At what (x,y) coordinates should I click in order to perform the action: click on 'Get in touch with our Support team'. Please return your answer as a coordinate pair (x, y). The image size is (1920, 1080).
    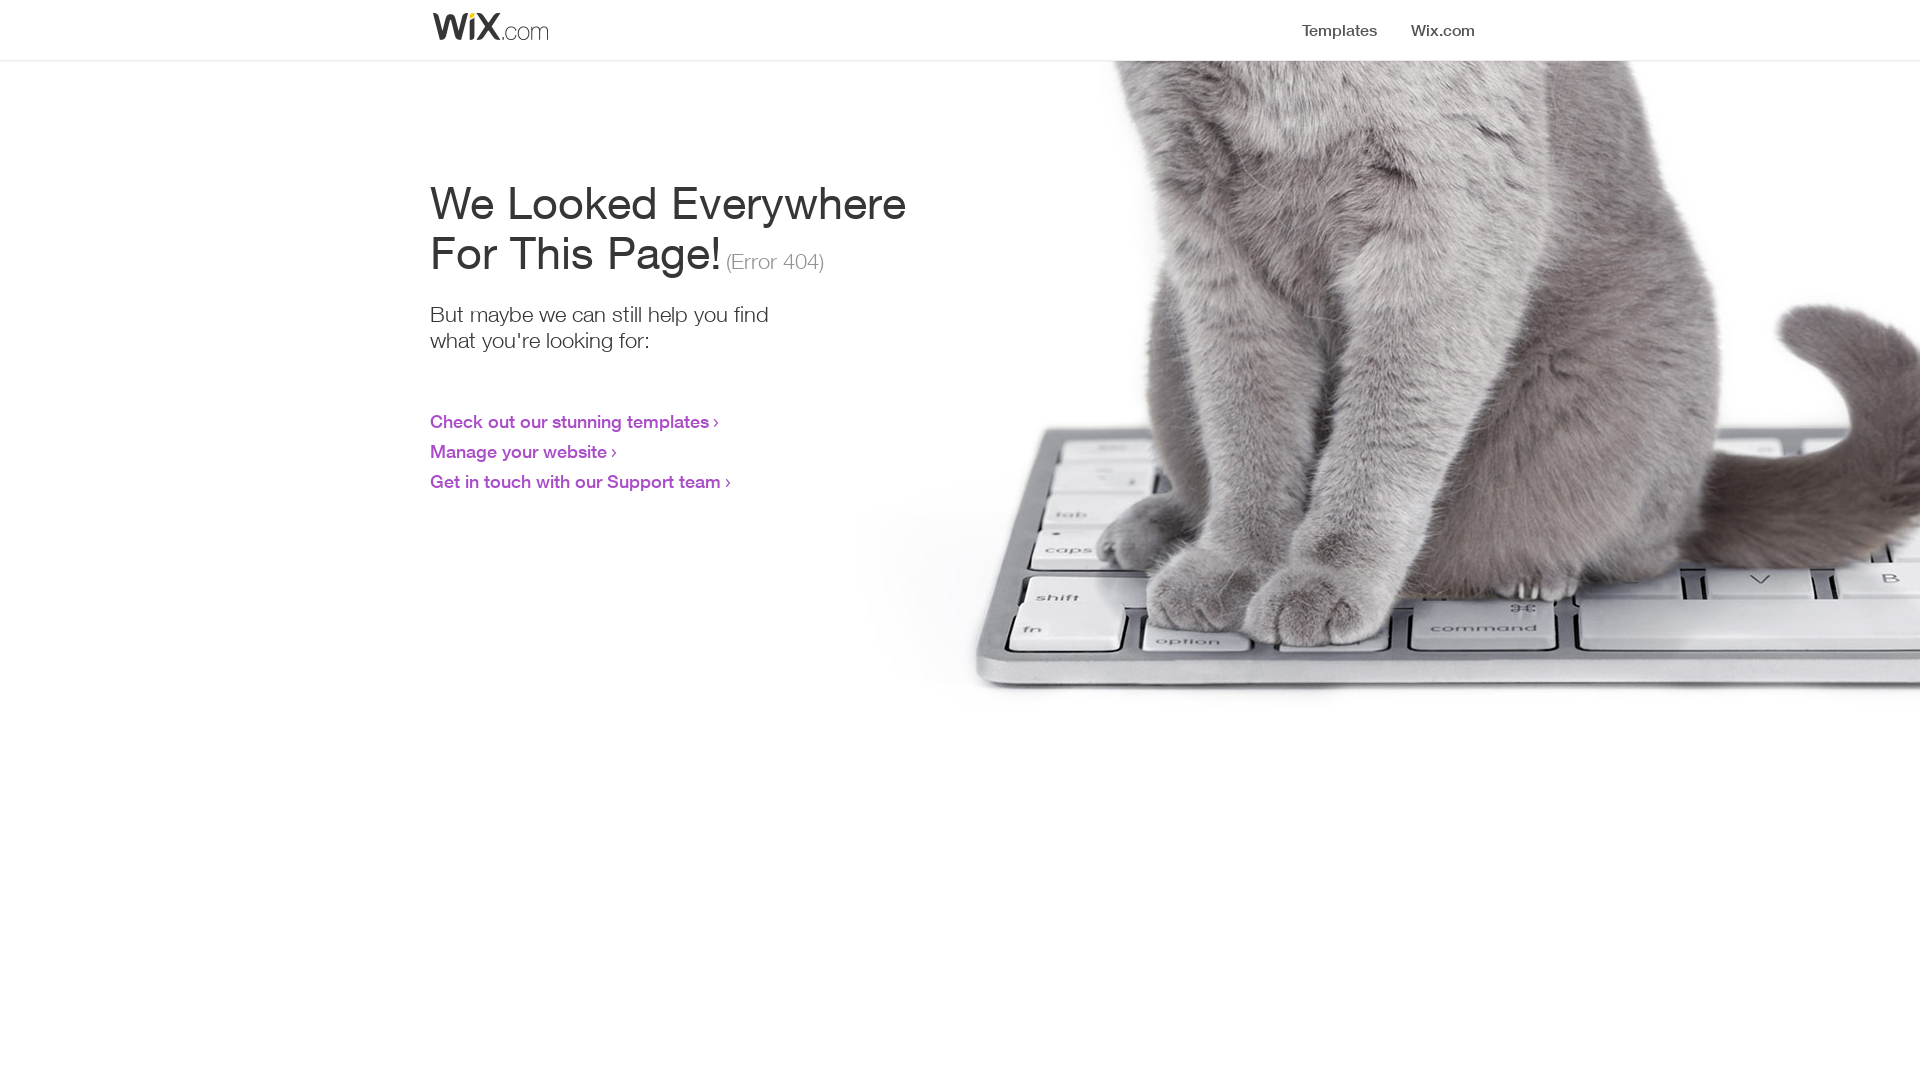
    Looking at the image, I should click on (574, 481).